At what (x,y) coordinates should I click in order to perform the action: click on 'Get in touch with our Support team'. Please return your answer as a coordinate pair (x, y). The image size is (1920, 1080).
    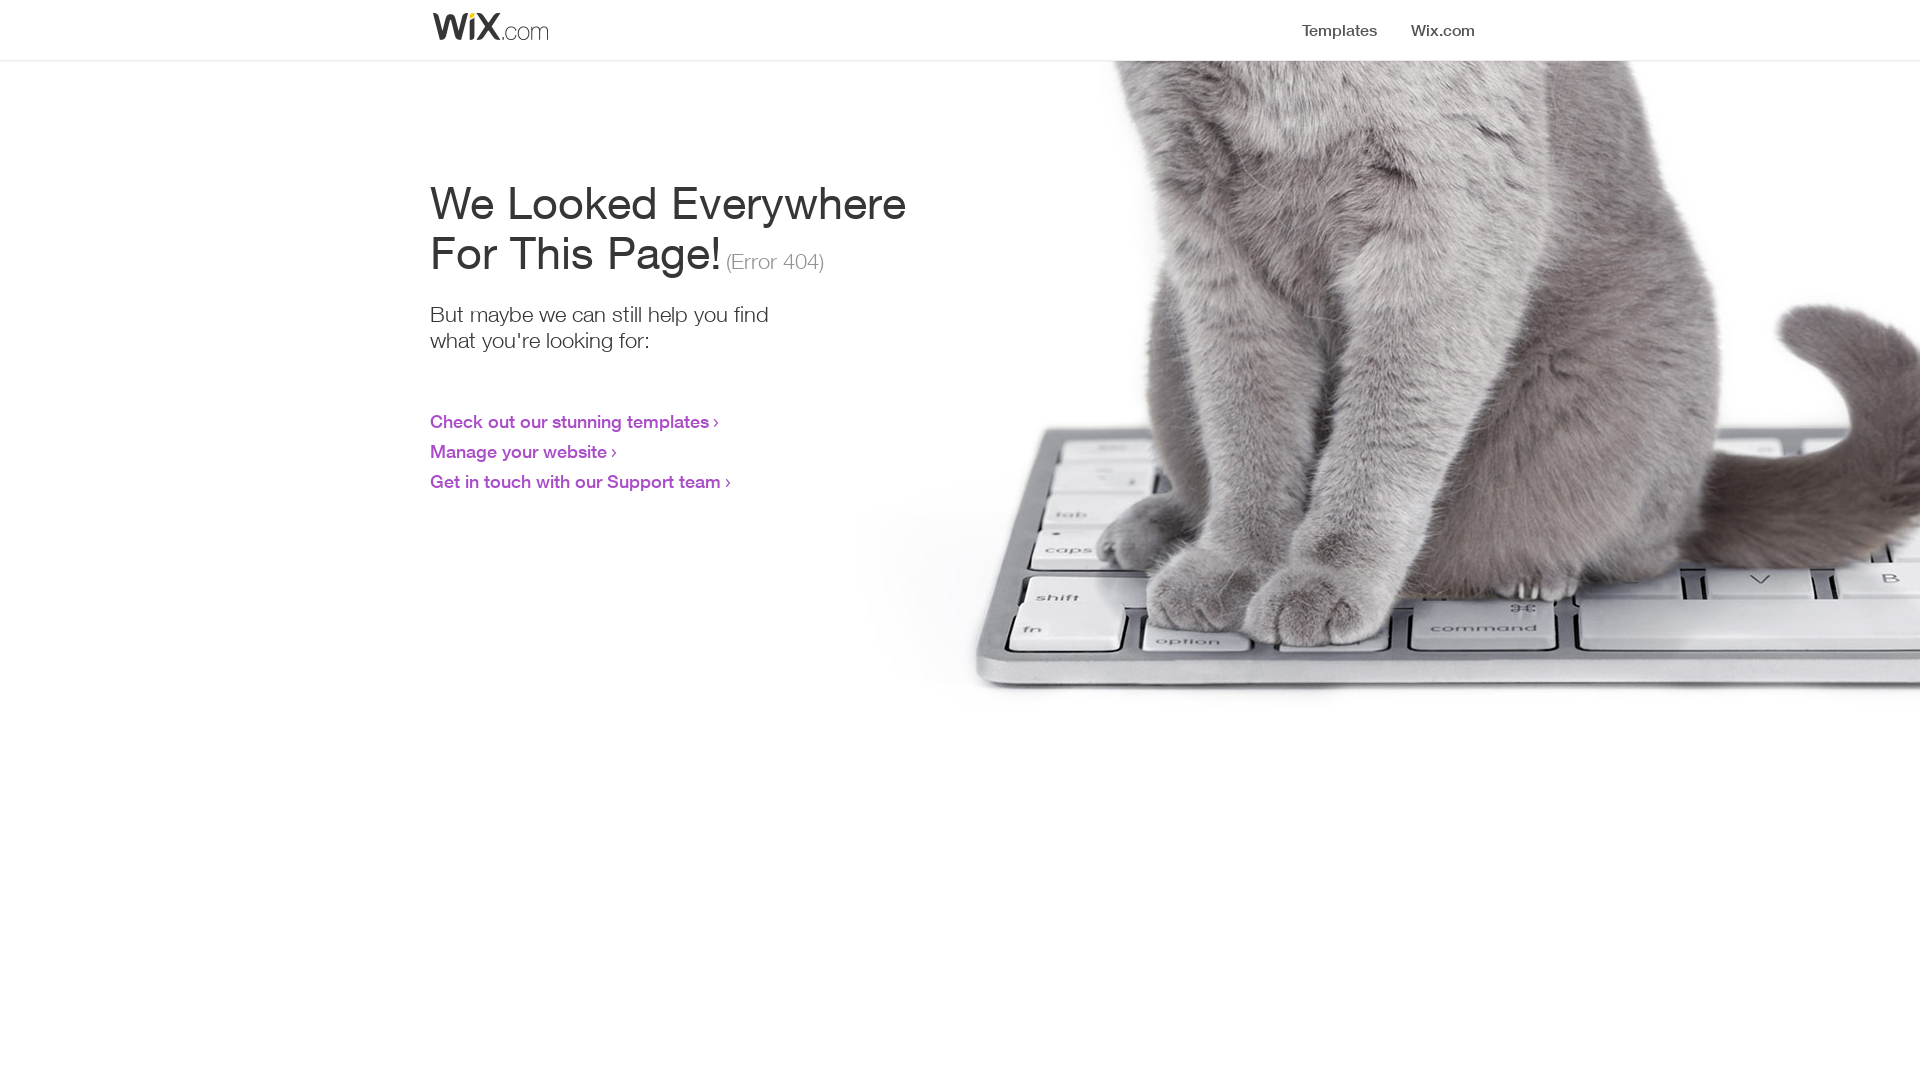
    Looking at the image, I should click on (574, 481).